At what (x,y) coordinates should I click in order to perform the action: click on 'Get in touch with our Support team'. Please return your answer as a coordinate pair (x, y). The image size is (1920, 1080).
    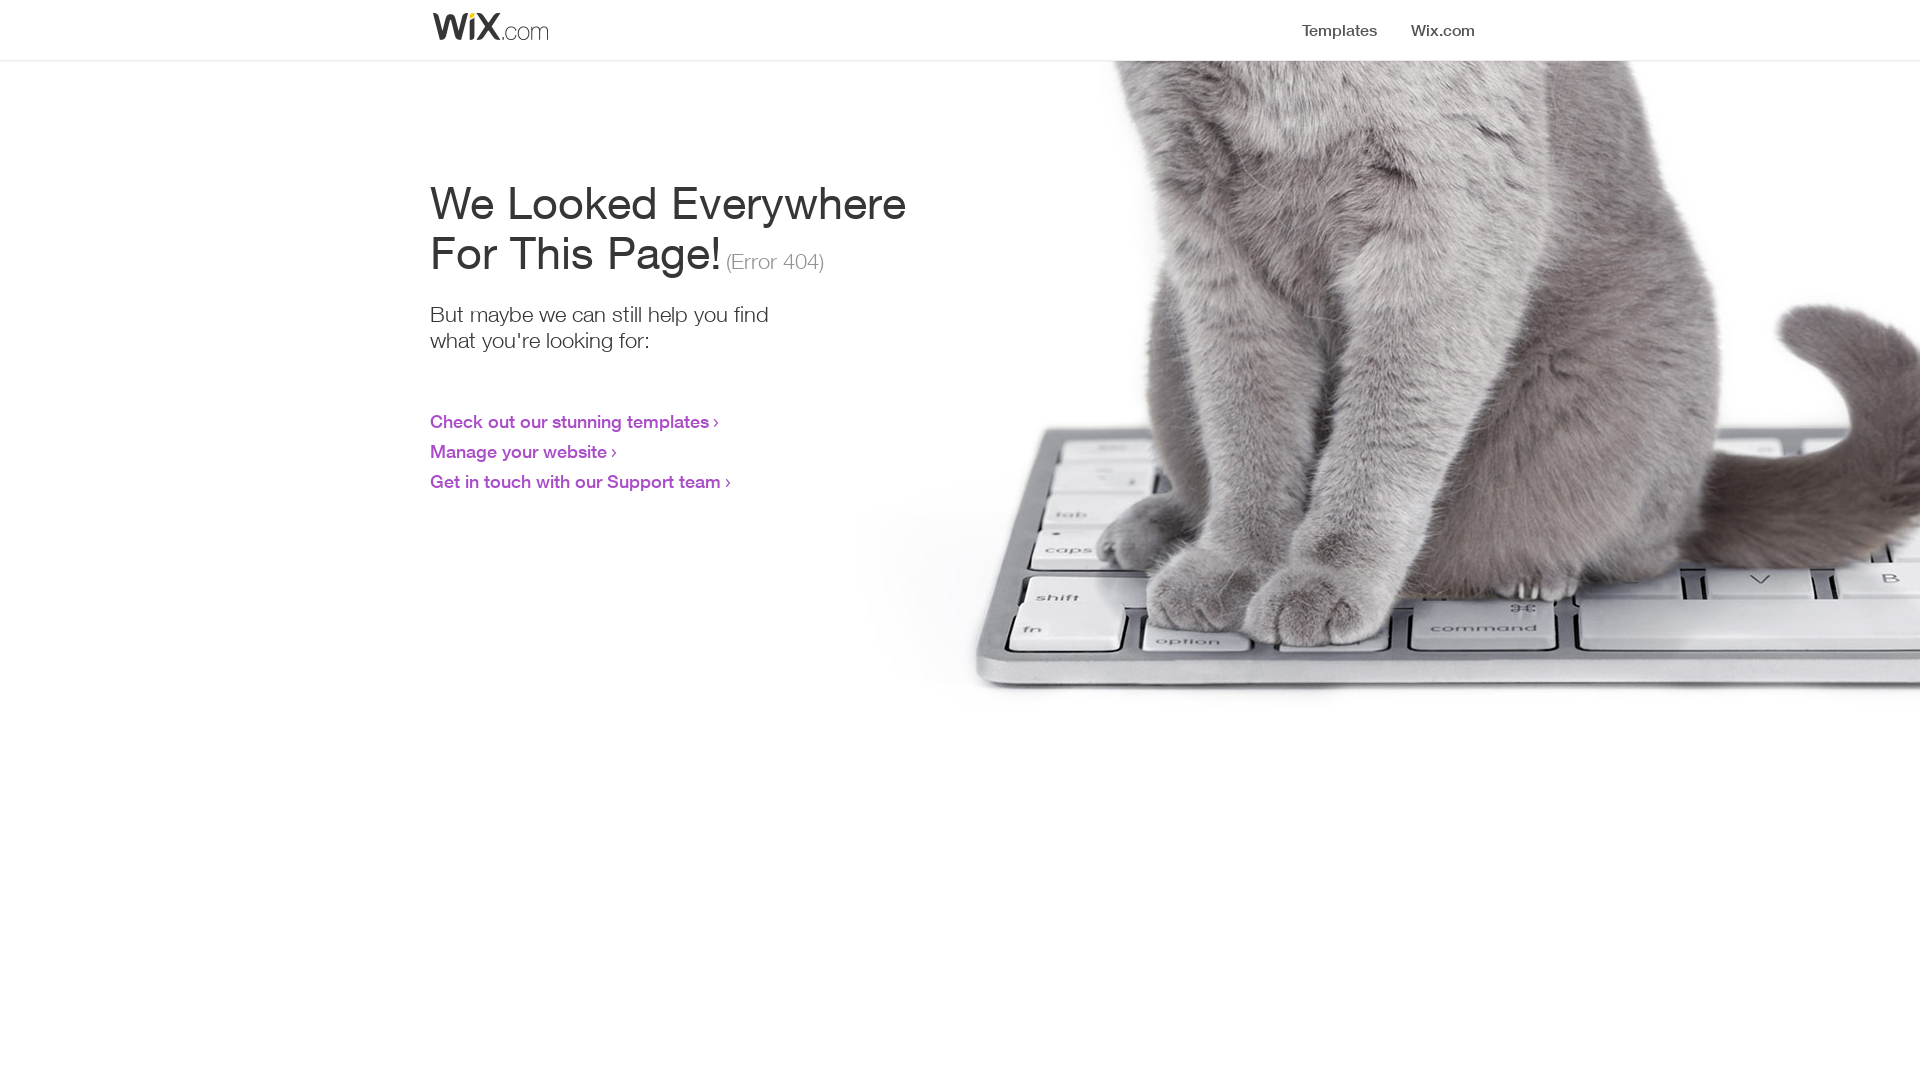
    Looking at the image, I should click on (574, 481).